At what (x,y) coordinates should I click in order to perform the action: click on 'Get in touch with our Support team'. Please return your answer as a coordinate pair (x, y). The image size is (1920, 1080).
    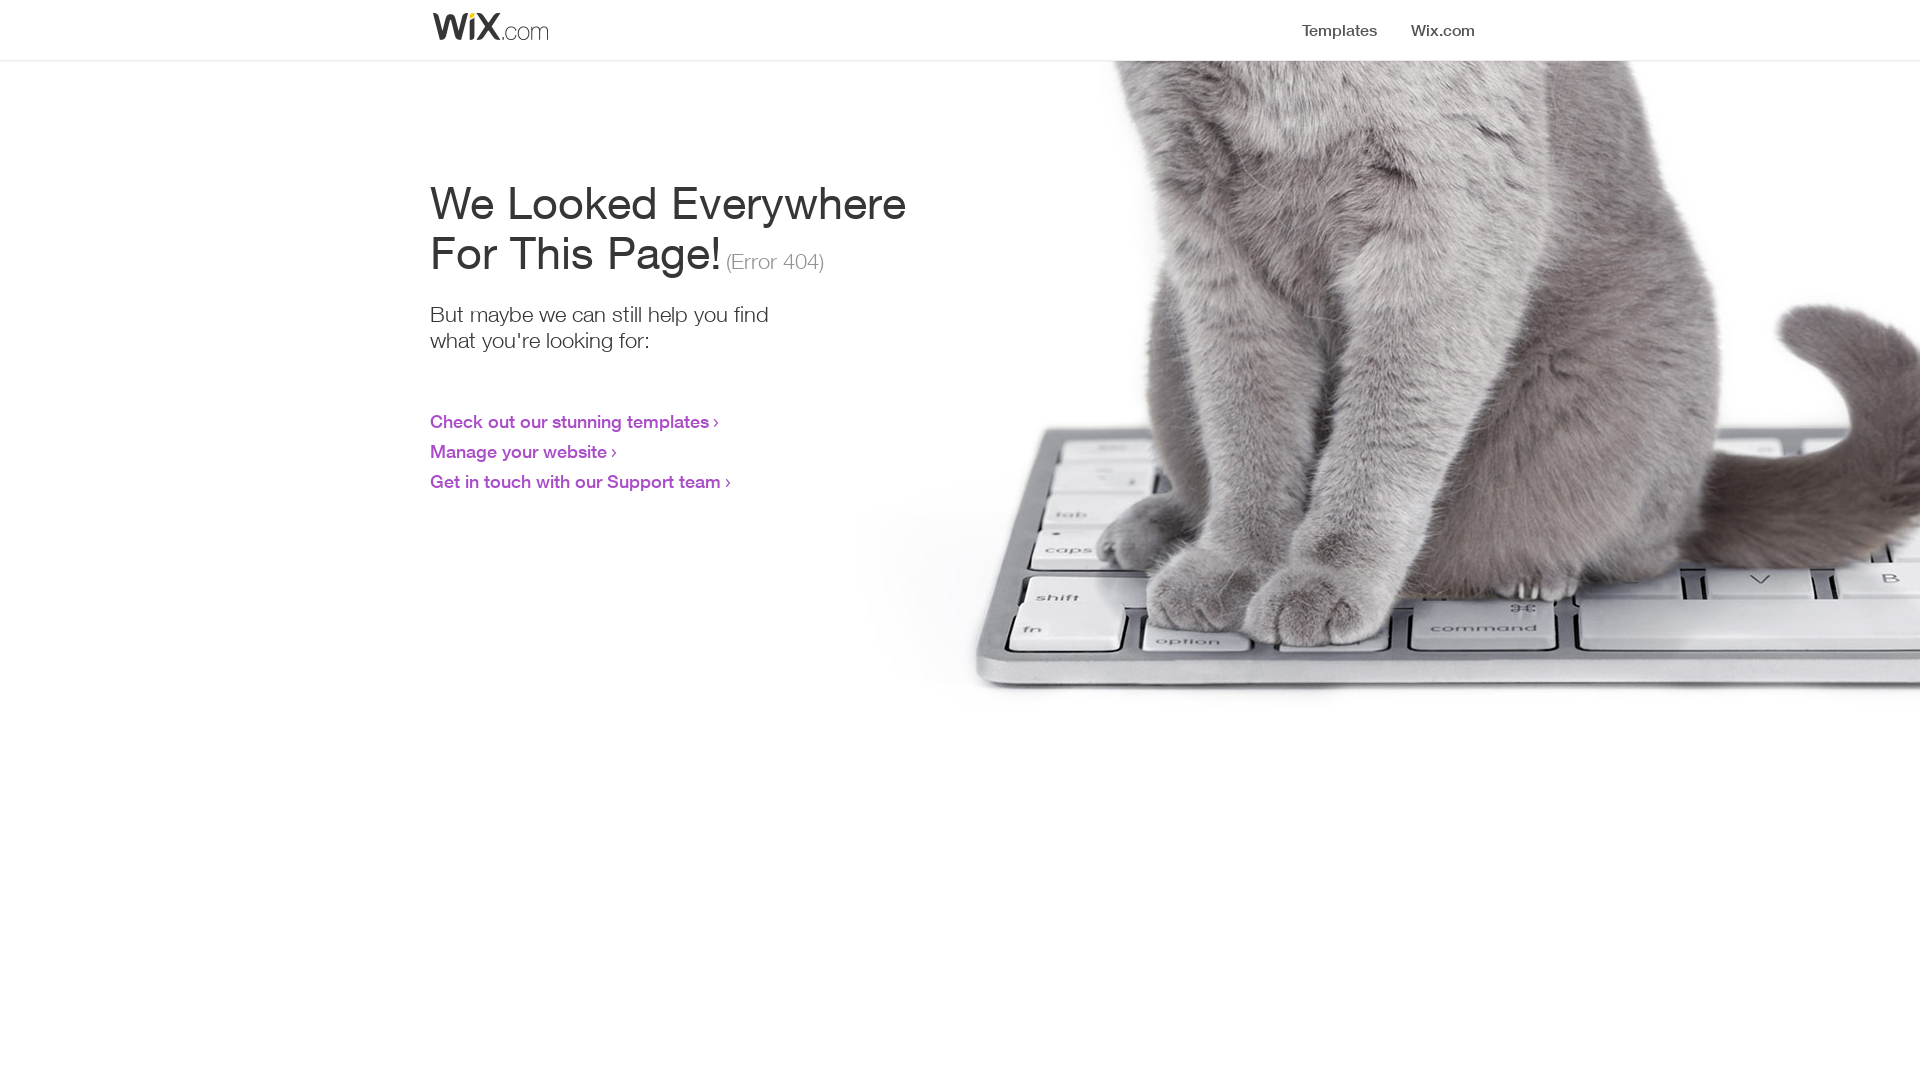
    Looking at the image, I should click on (574, 481).